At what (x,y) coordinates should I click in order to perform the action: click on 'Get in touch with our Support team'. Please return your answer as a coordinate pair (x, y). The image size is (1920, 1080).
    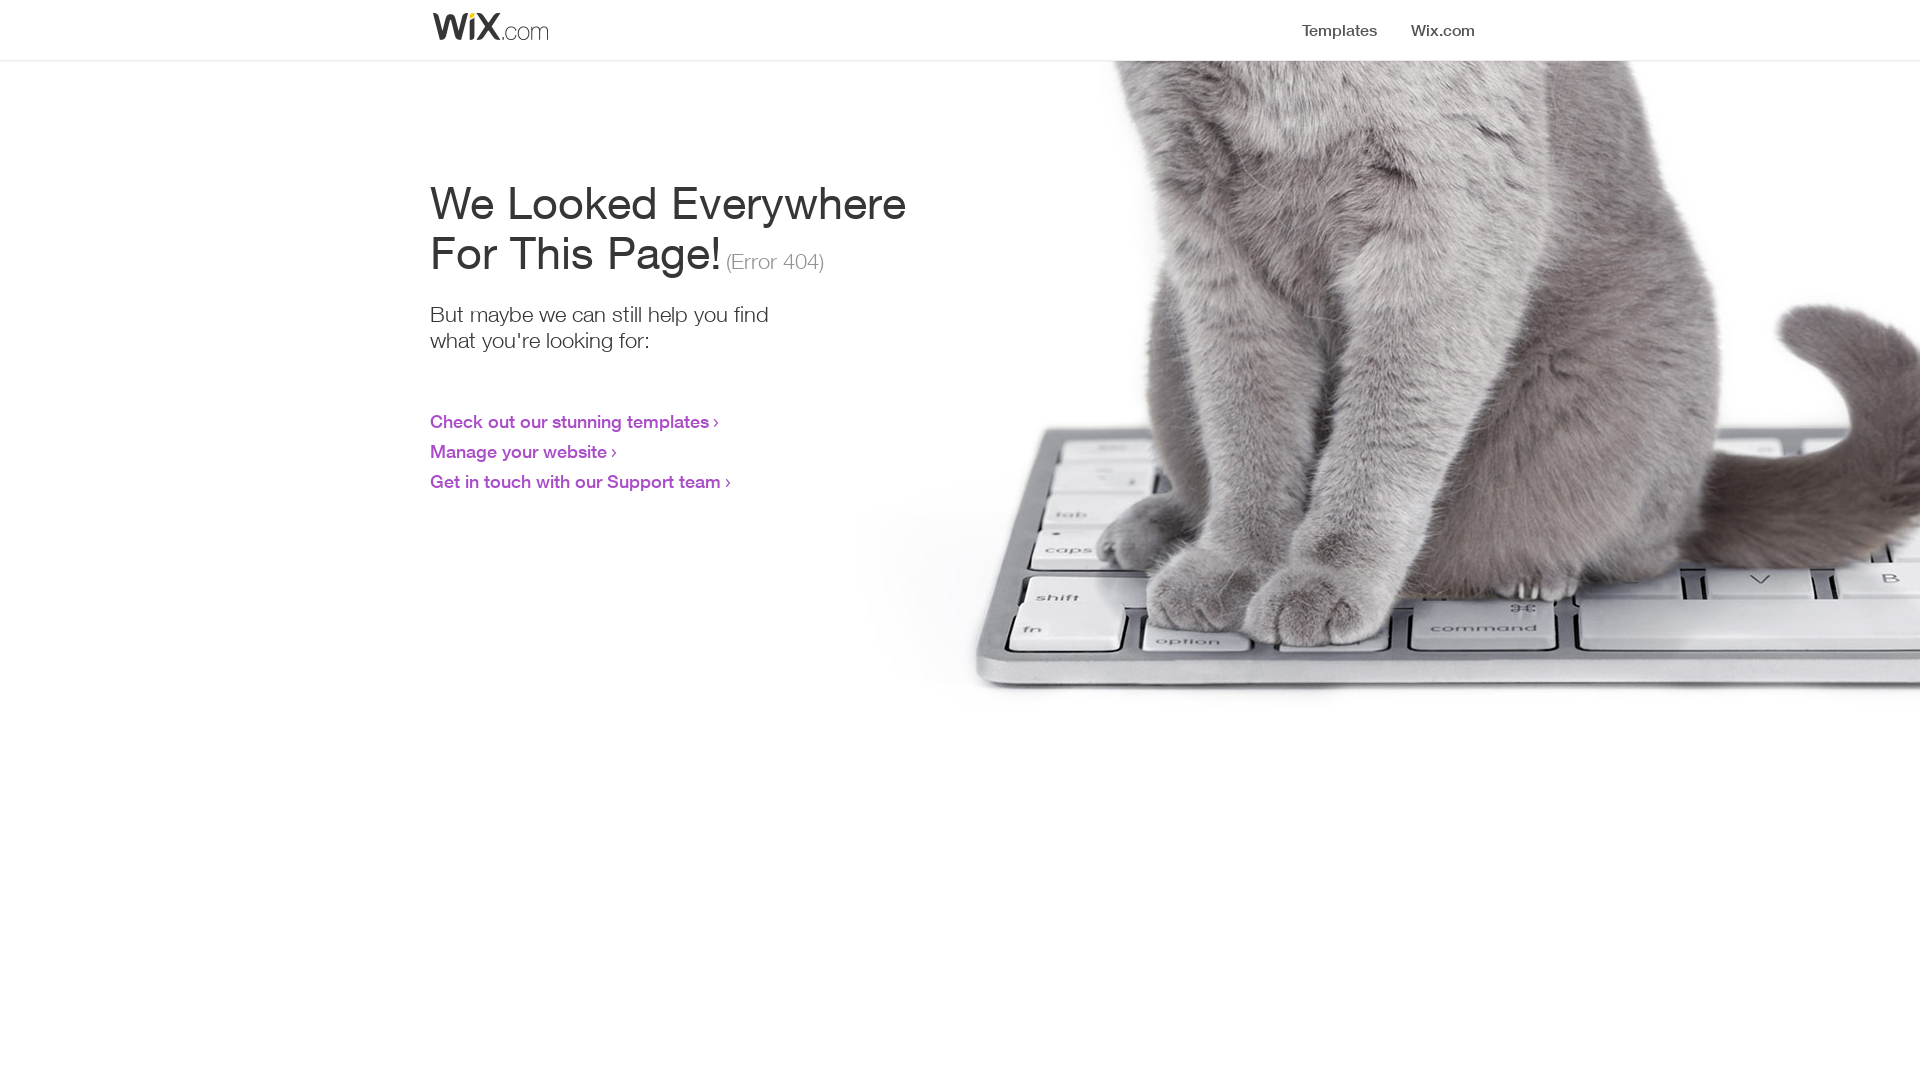
    Looking at the image, I should click on (574, 481).